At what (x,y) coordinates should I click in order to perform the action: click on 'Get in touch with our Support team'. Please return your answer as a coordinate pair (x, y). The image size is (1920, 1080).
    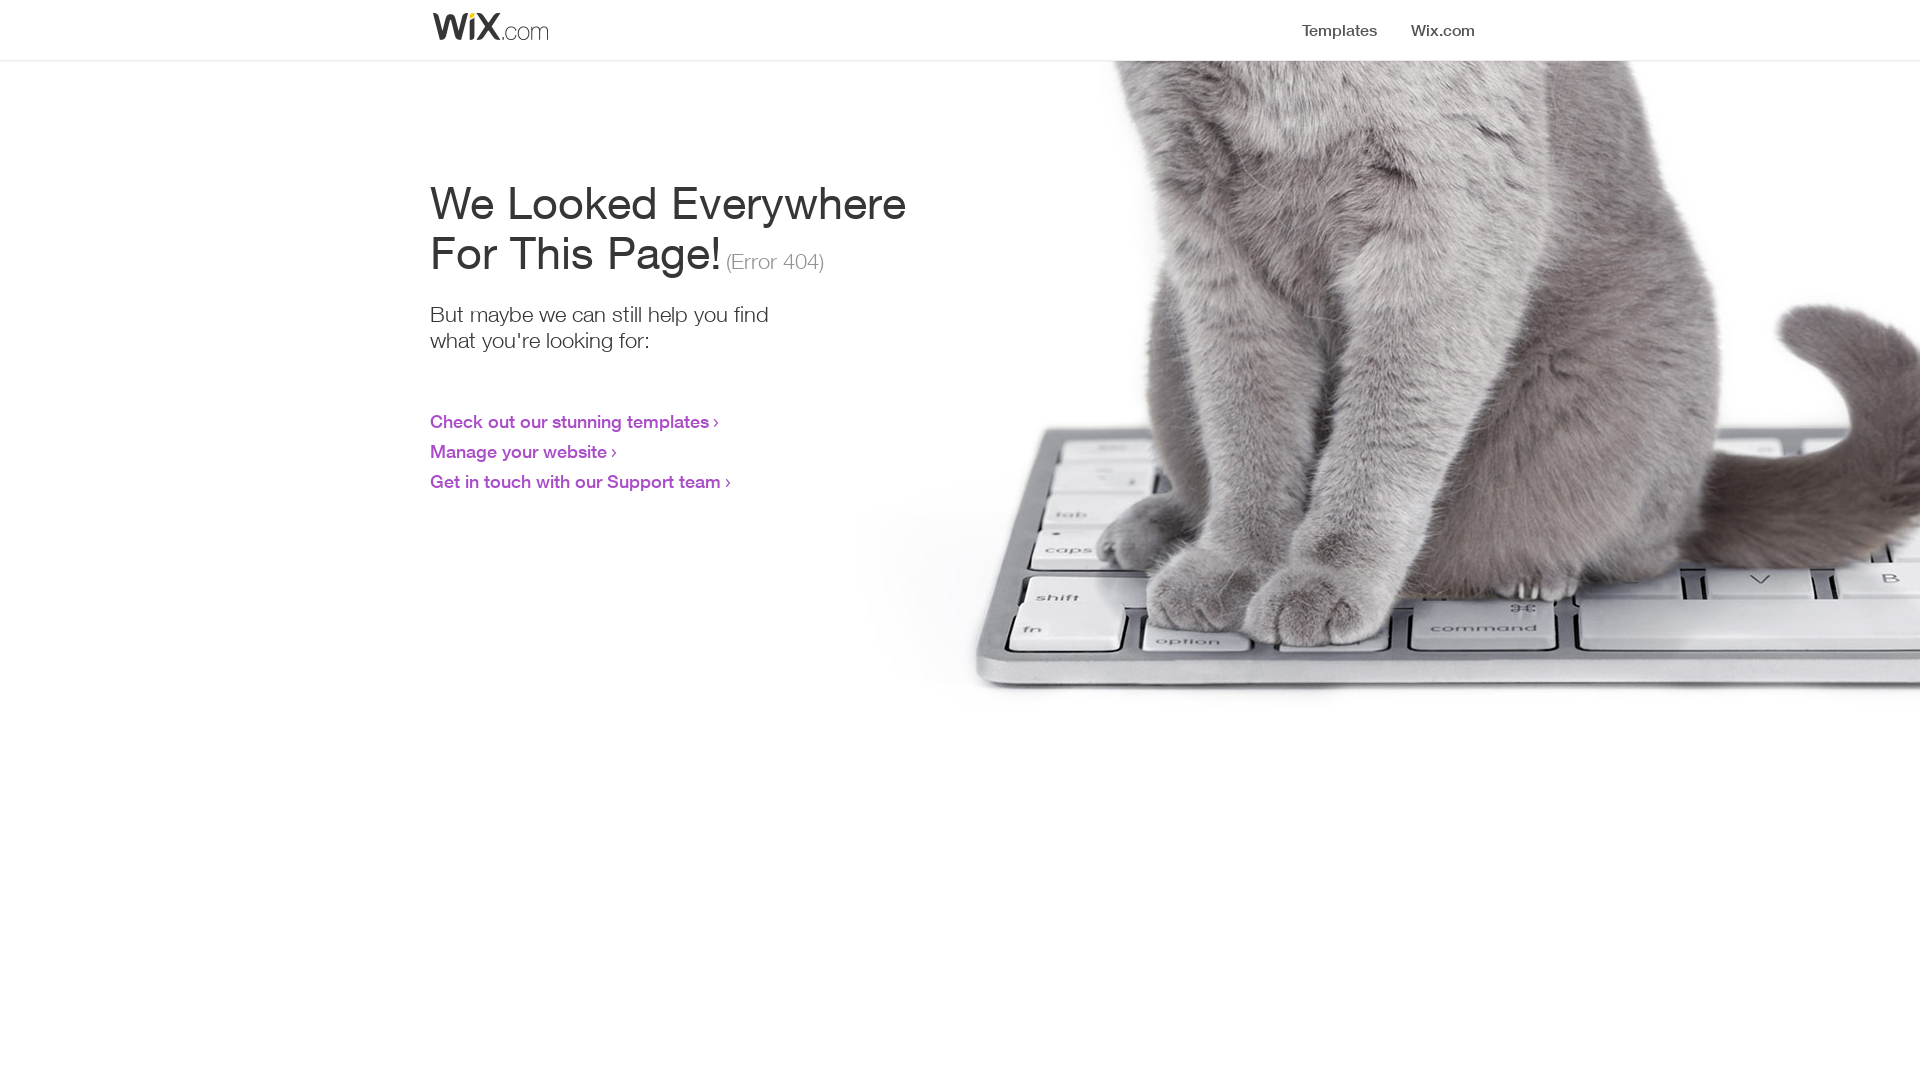
    Looking at the image, I should click on (574, 481).